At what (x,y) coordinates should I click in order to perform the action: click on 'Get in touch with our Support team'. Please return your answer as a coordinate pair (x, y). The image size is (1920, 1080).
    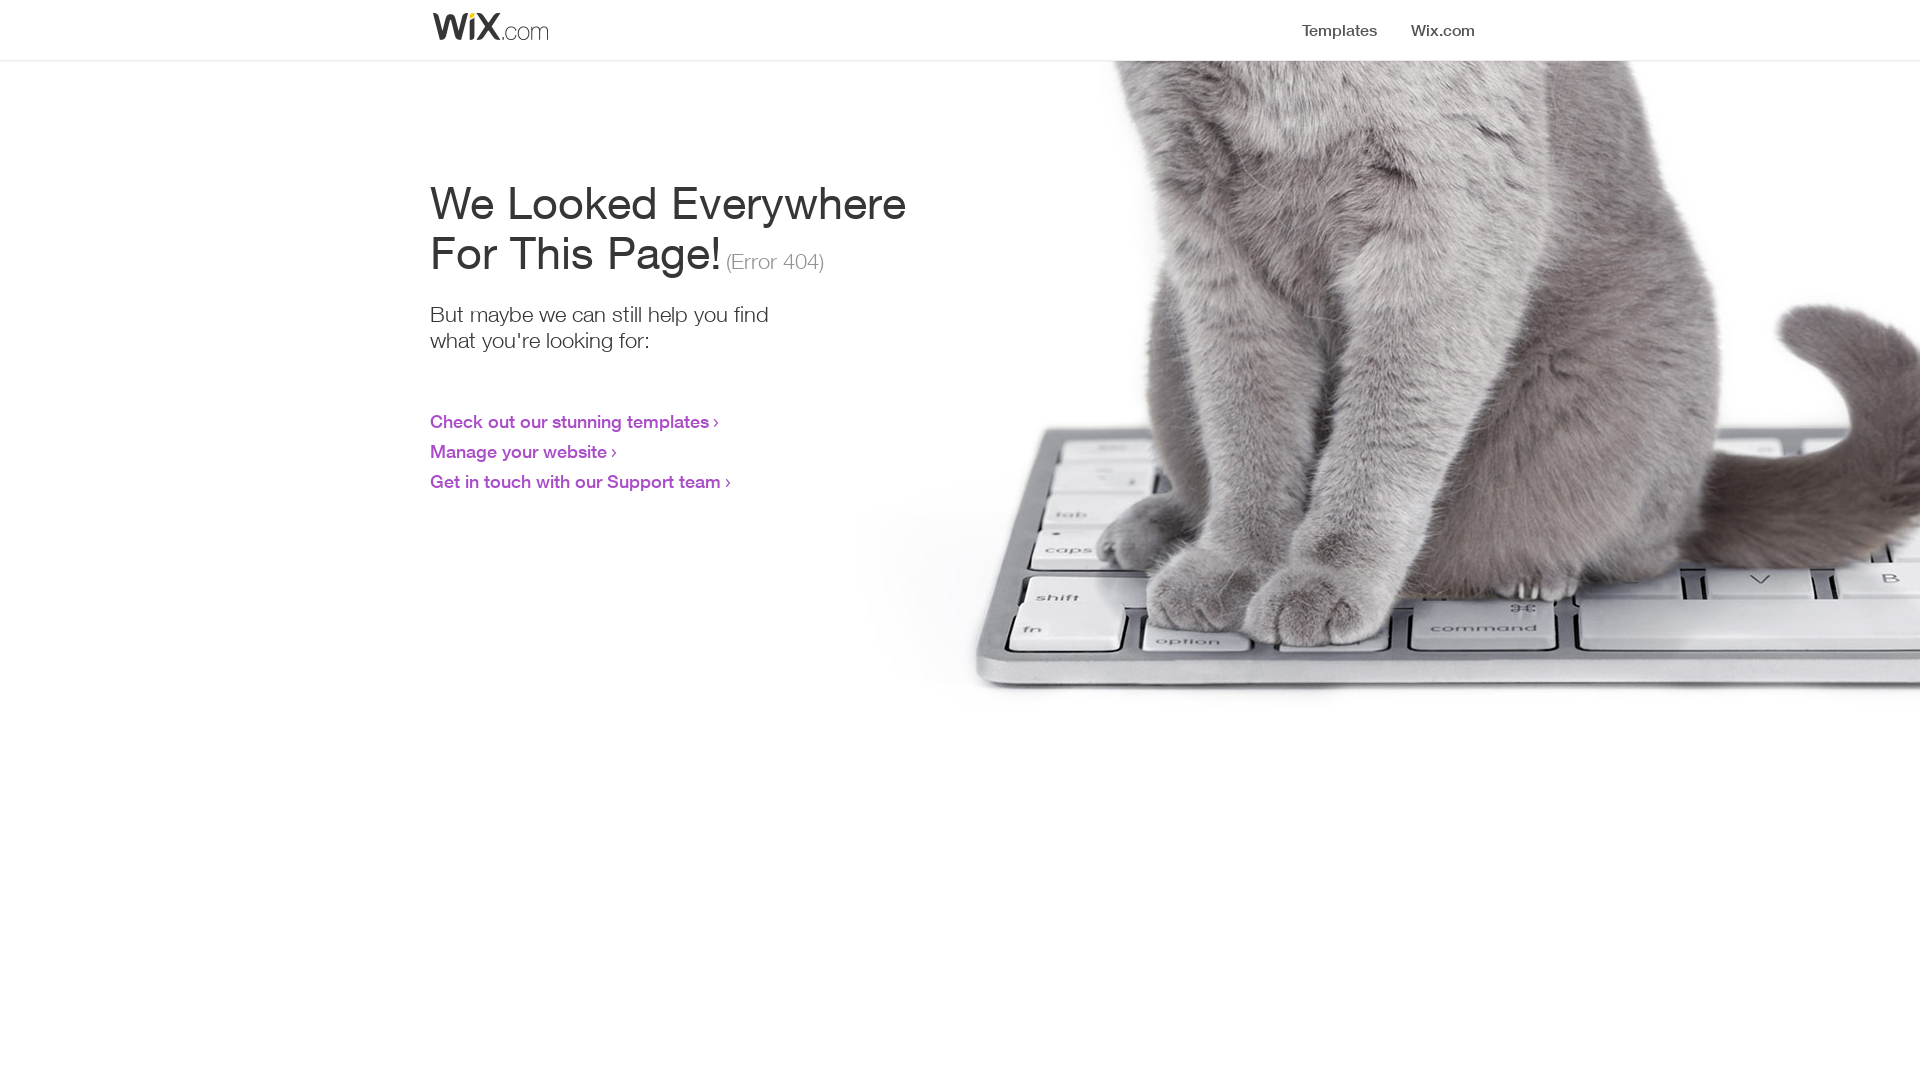
    Looking at the image, I should click on (574, 481).